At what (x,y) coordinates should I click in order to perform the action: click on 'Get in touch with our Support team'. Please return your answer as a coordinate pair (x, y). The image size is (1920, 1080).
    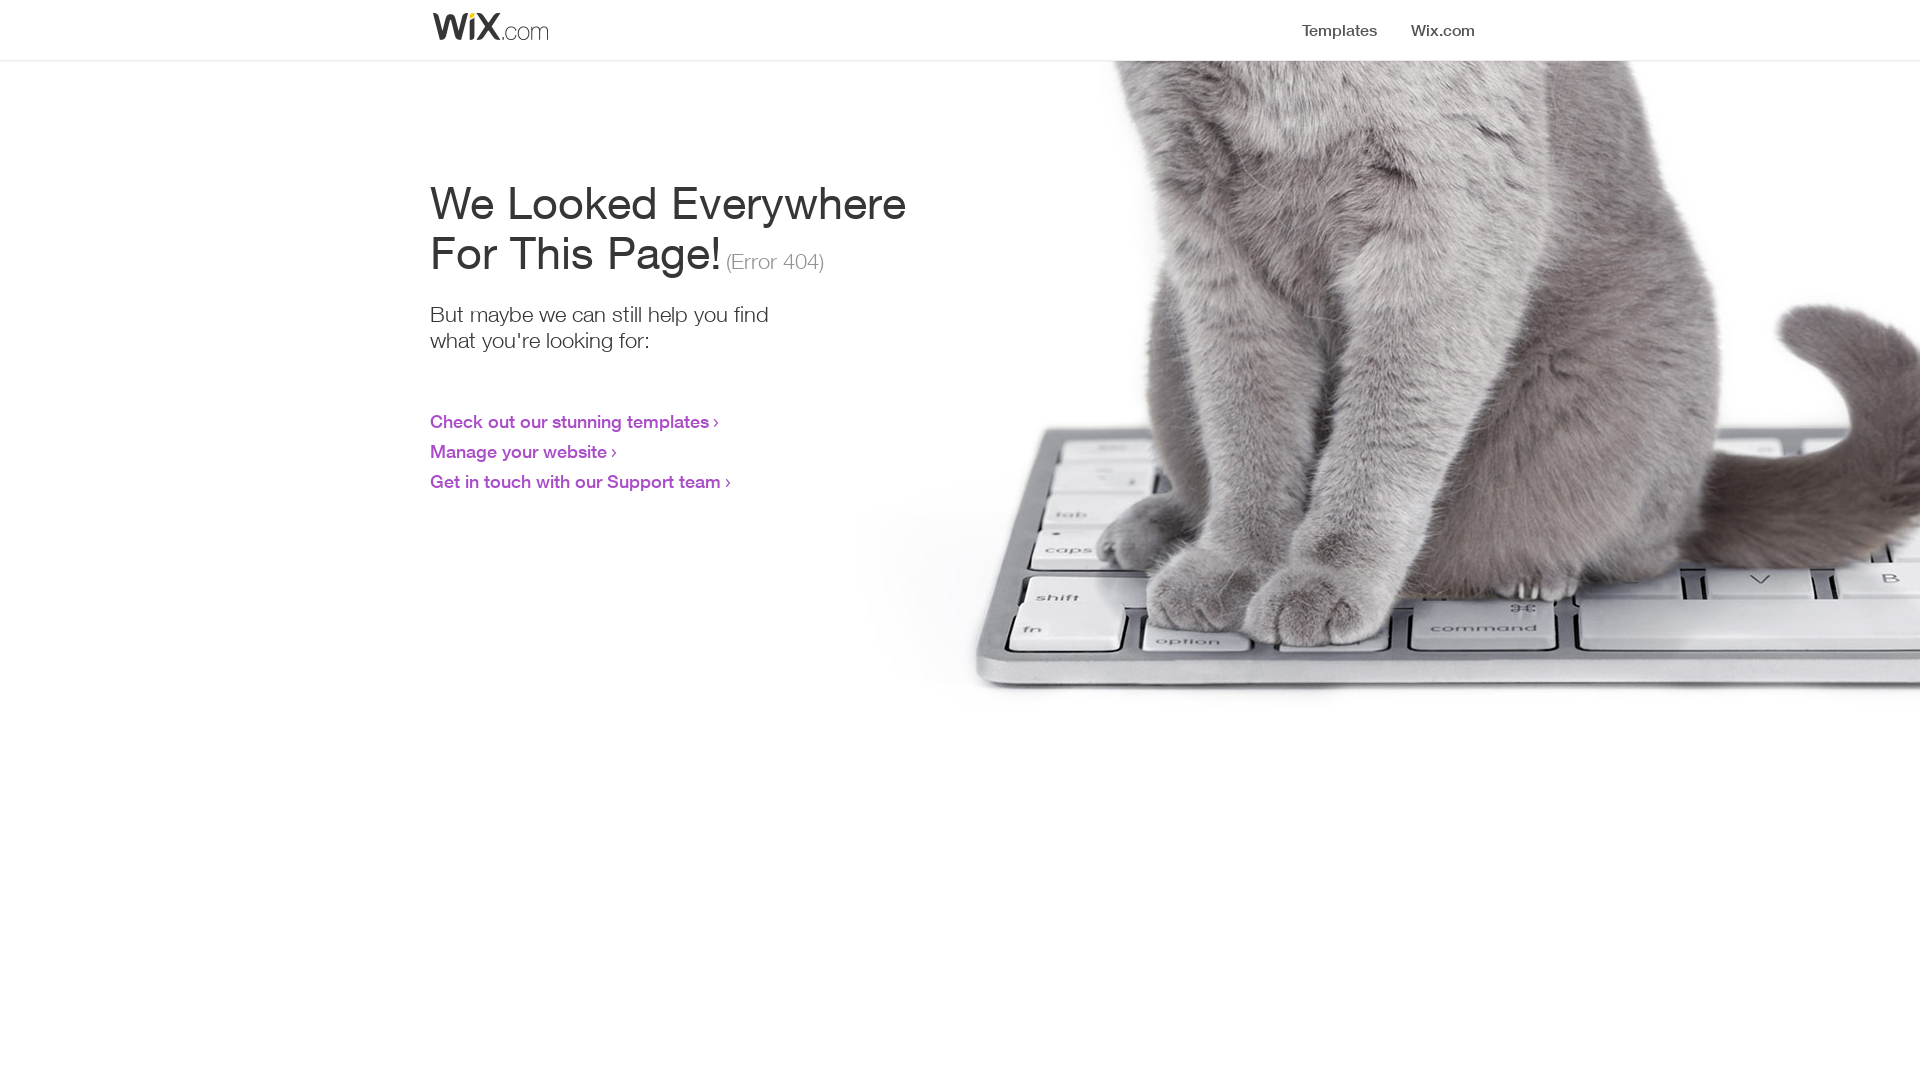
    Looking at the image, I should click on (574, 481).